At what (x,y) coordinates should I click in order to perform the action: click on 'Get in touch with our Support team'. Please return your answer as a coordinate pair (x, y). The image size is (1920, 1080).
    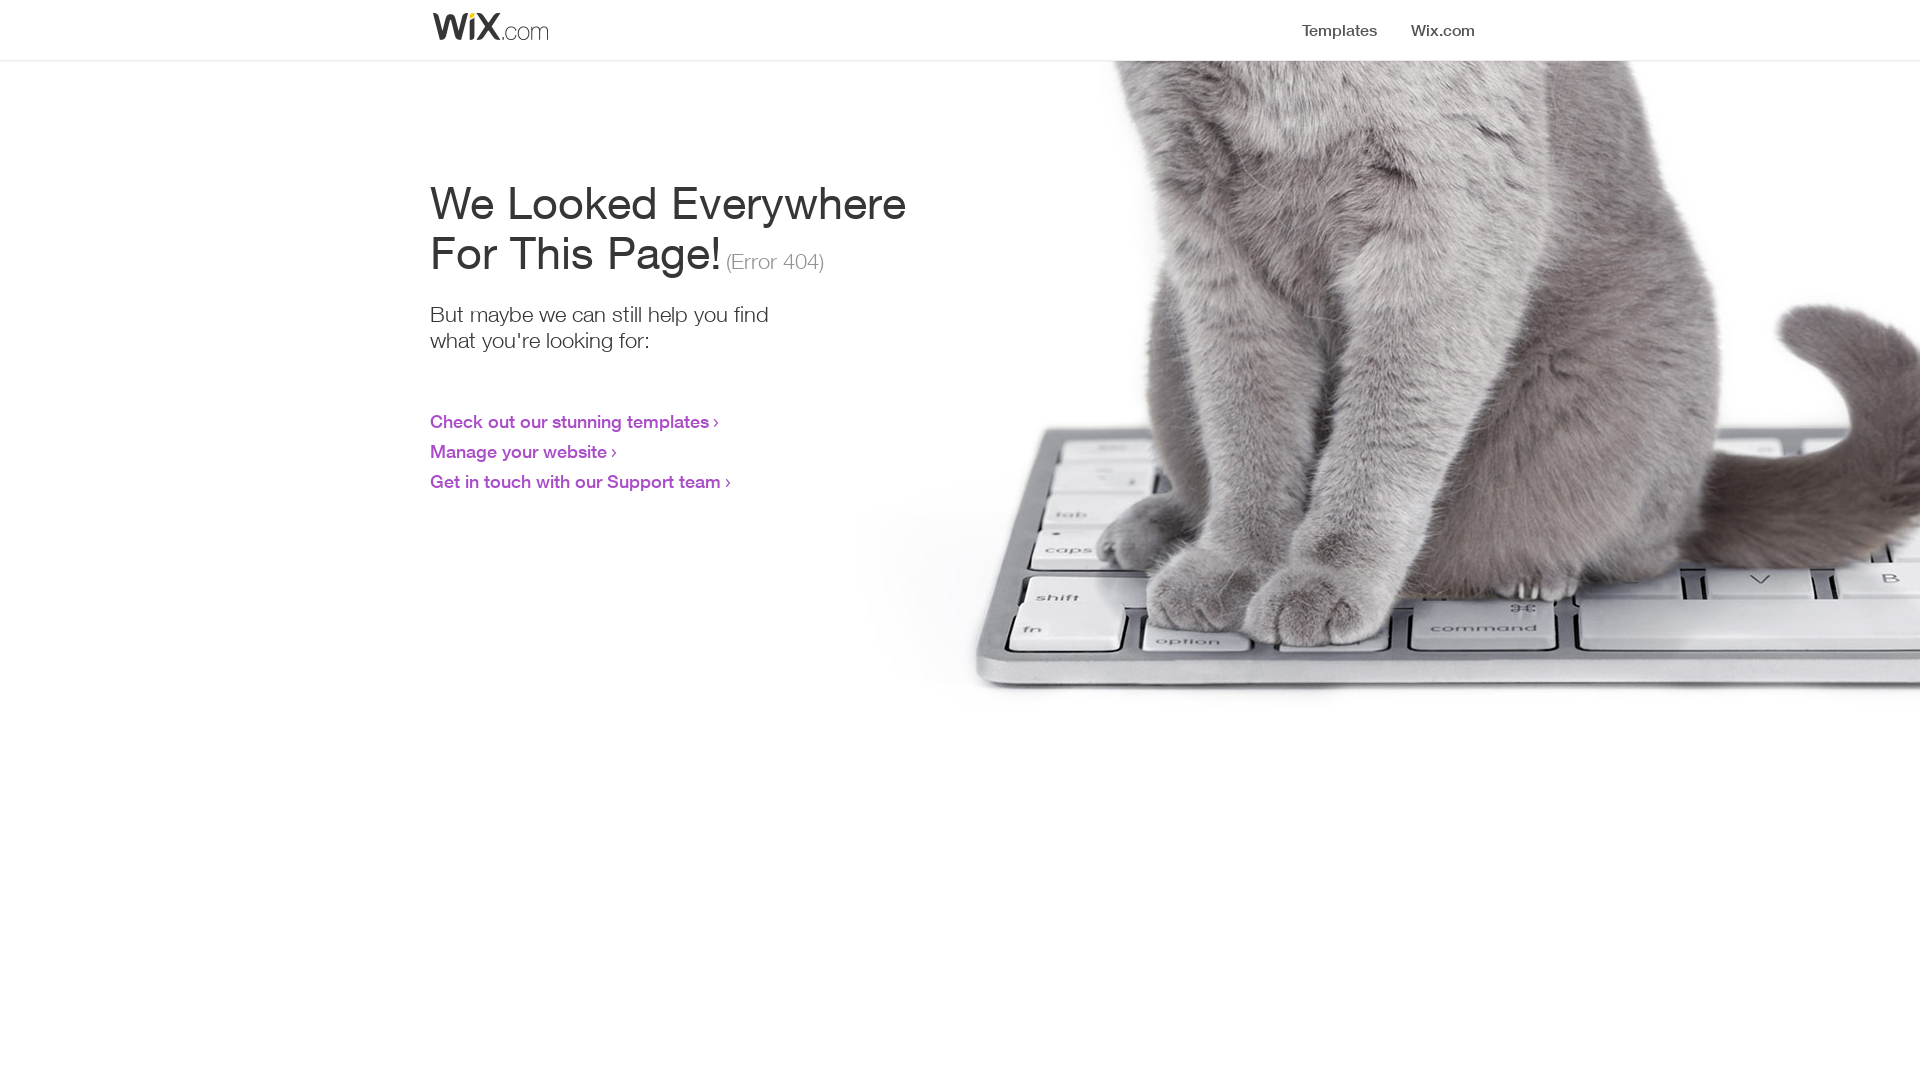
    Looking at the image, I should click on (574, 481).